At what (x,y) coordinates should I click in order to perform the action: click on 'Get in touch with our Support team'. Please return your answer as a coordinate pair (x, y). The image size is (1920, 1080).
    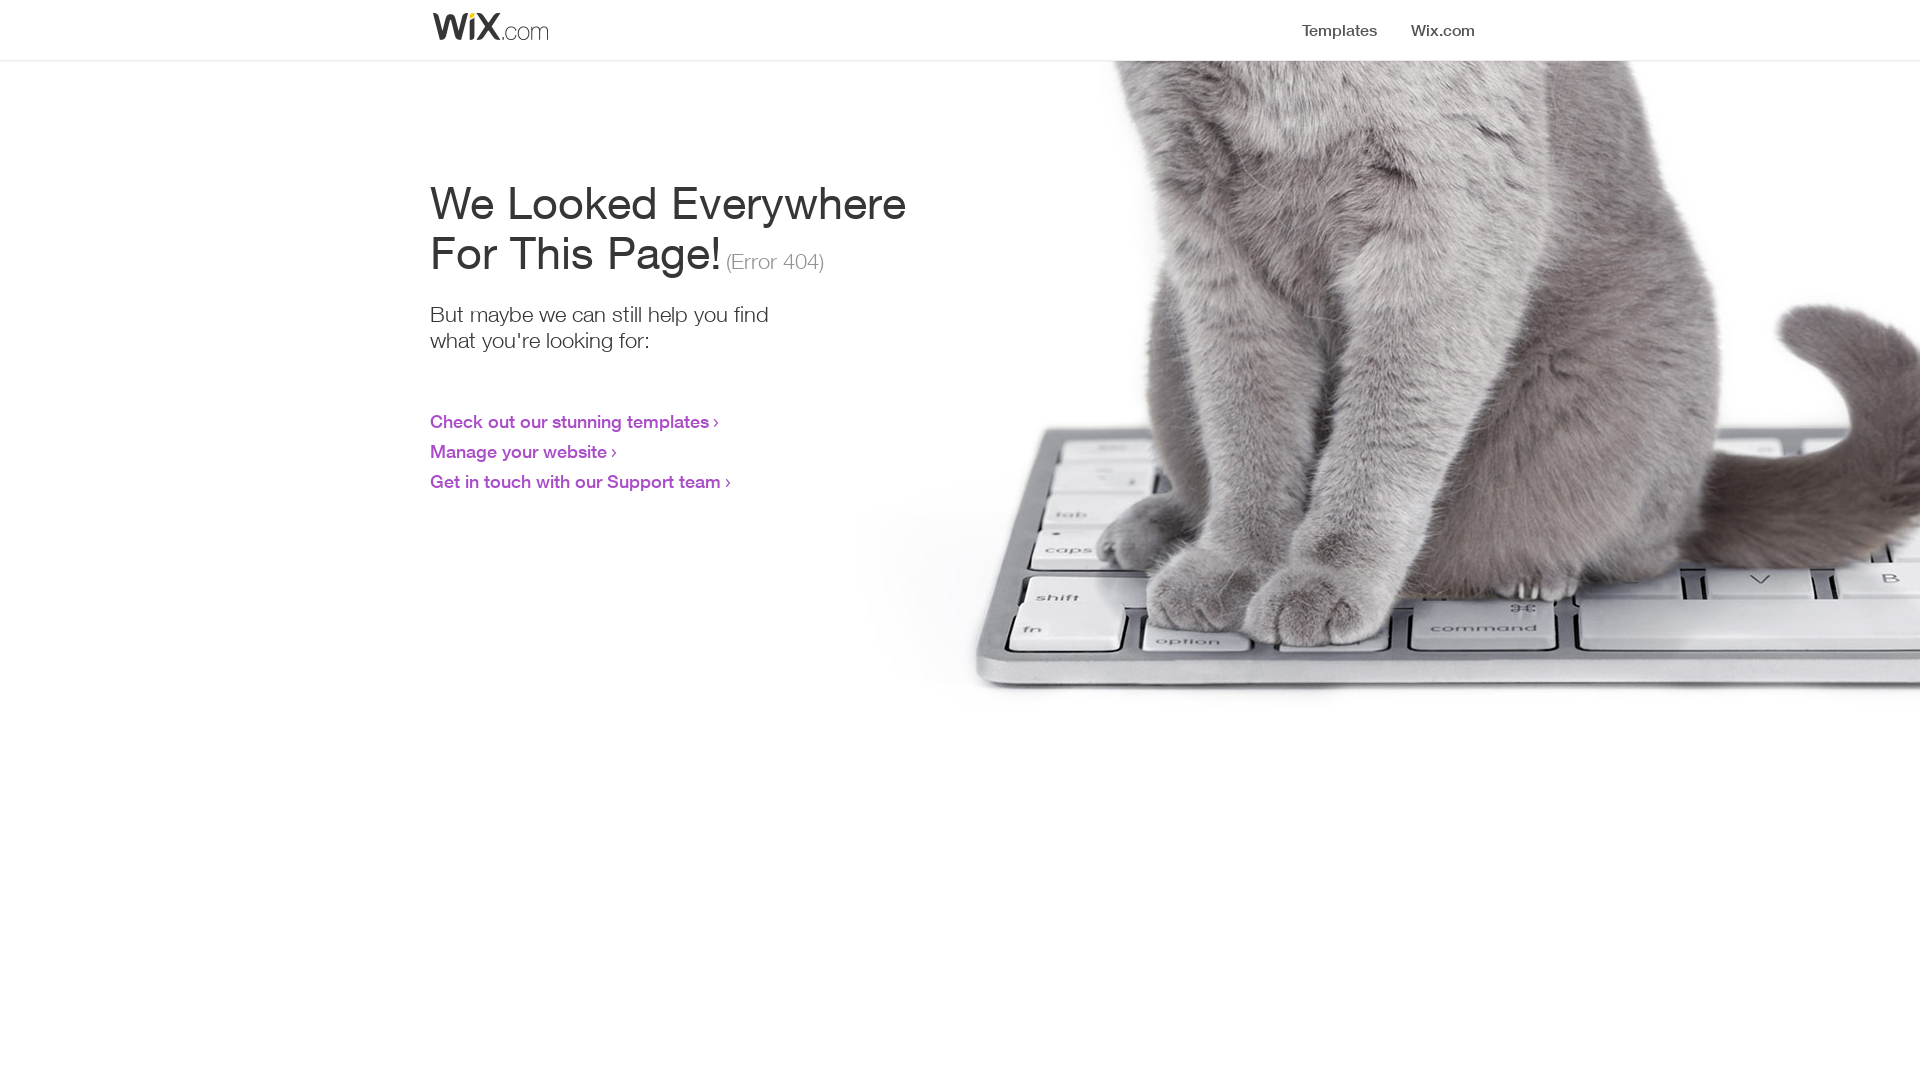
    Looking at the image, I should click on (574, 481).